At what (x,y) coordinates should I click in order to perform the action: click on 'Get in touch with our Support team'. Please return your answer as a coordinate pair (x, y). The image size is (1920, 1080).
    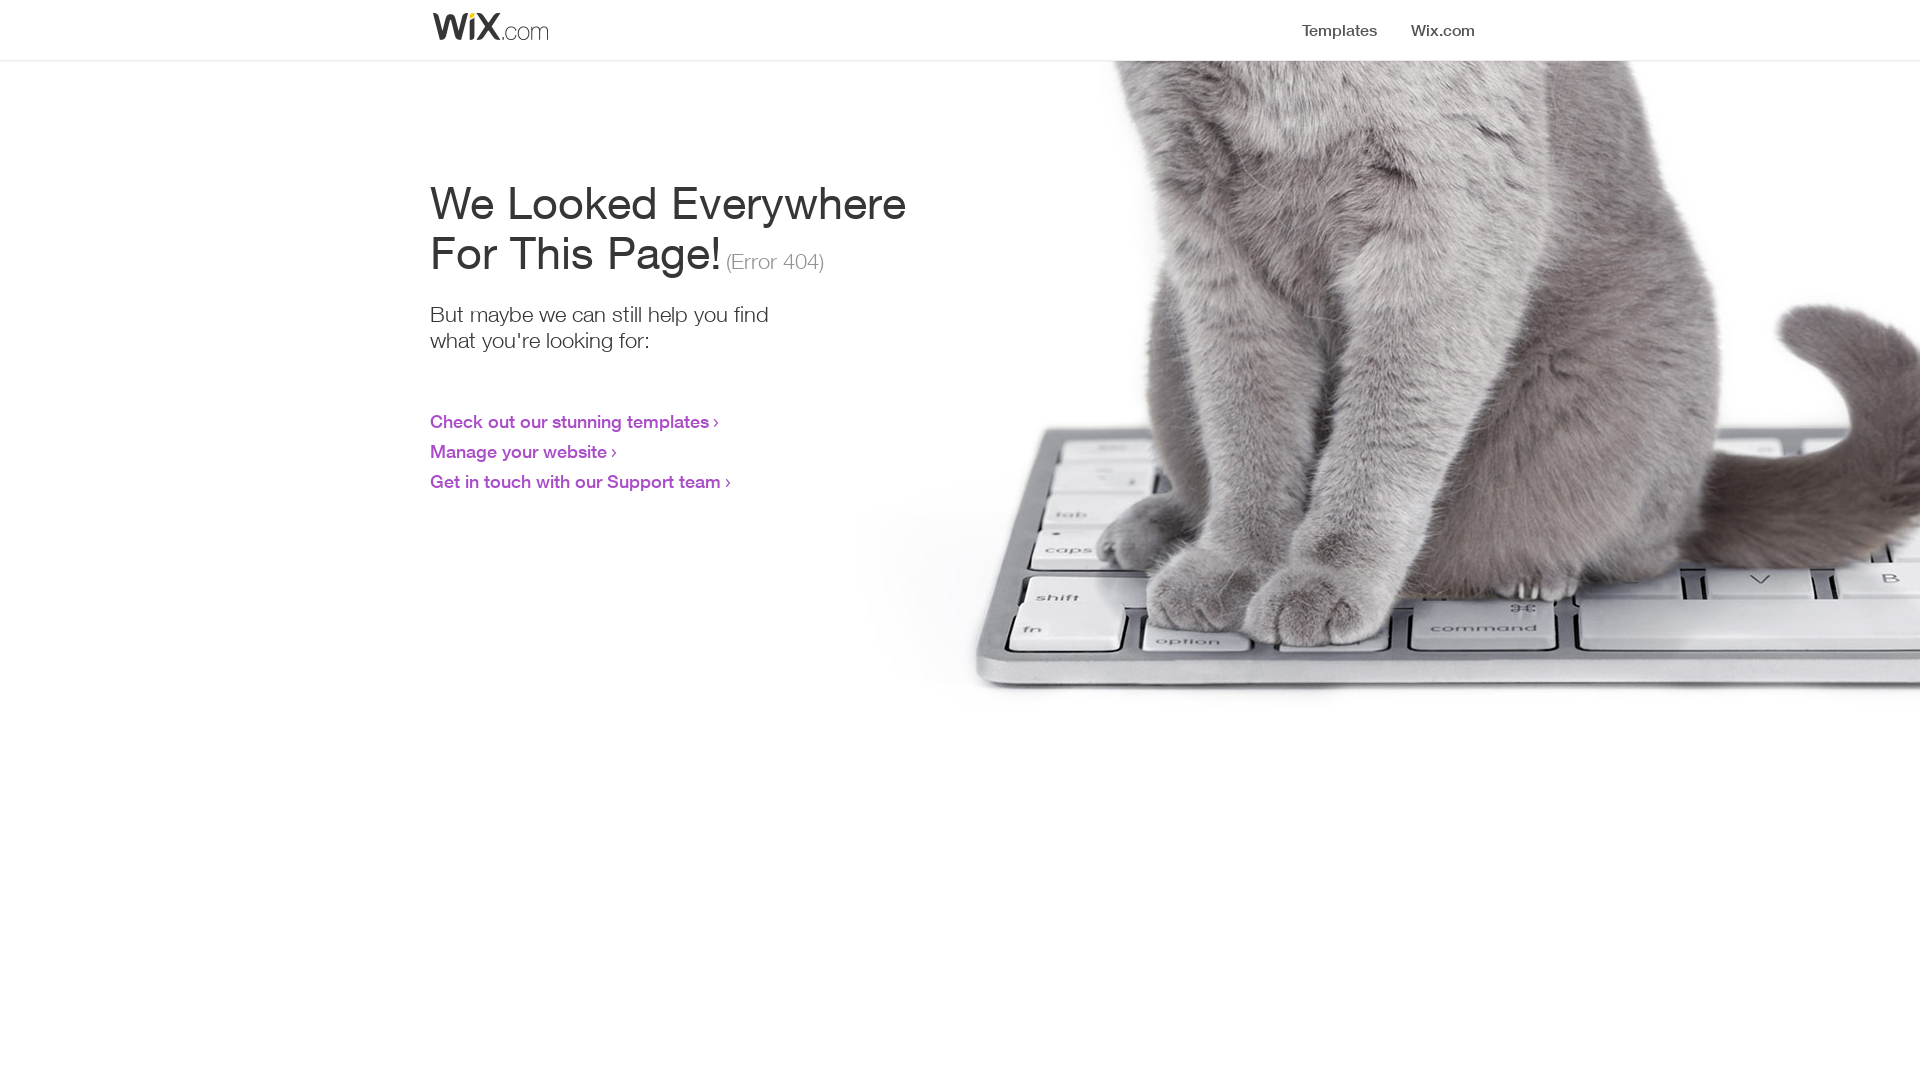
    Looking at the image, I should click on (574, 481).